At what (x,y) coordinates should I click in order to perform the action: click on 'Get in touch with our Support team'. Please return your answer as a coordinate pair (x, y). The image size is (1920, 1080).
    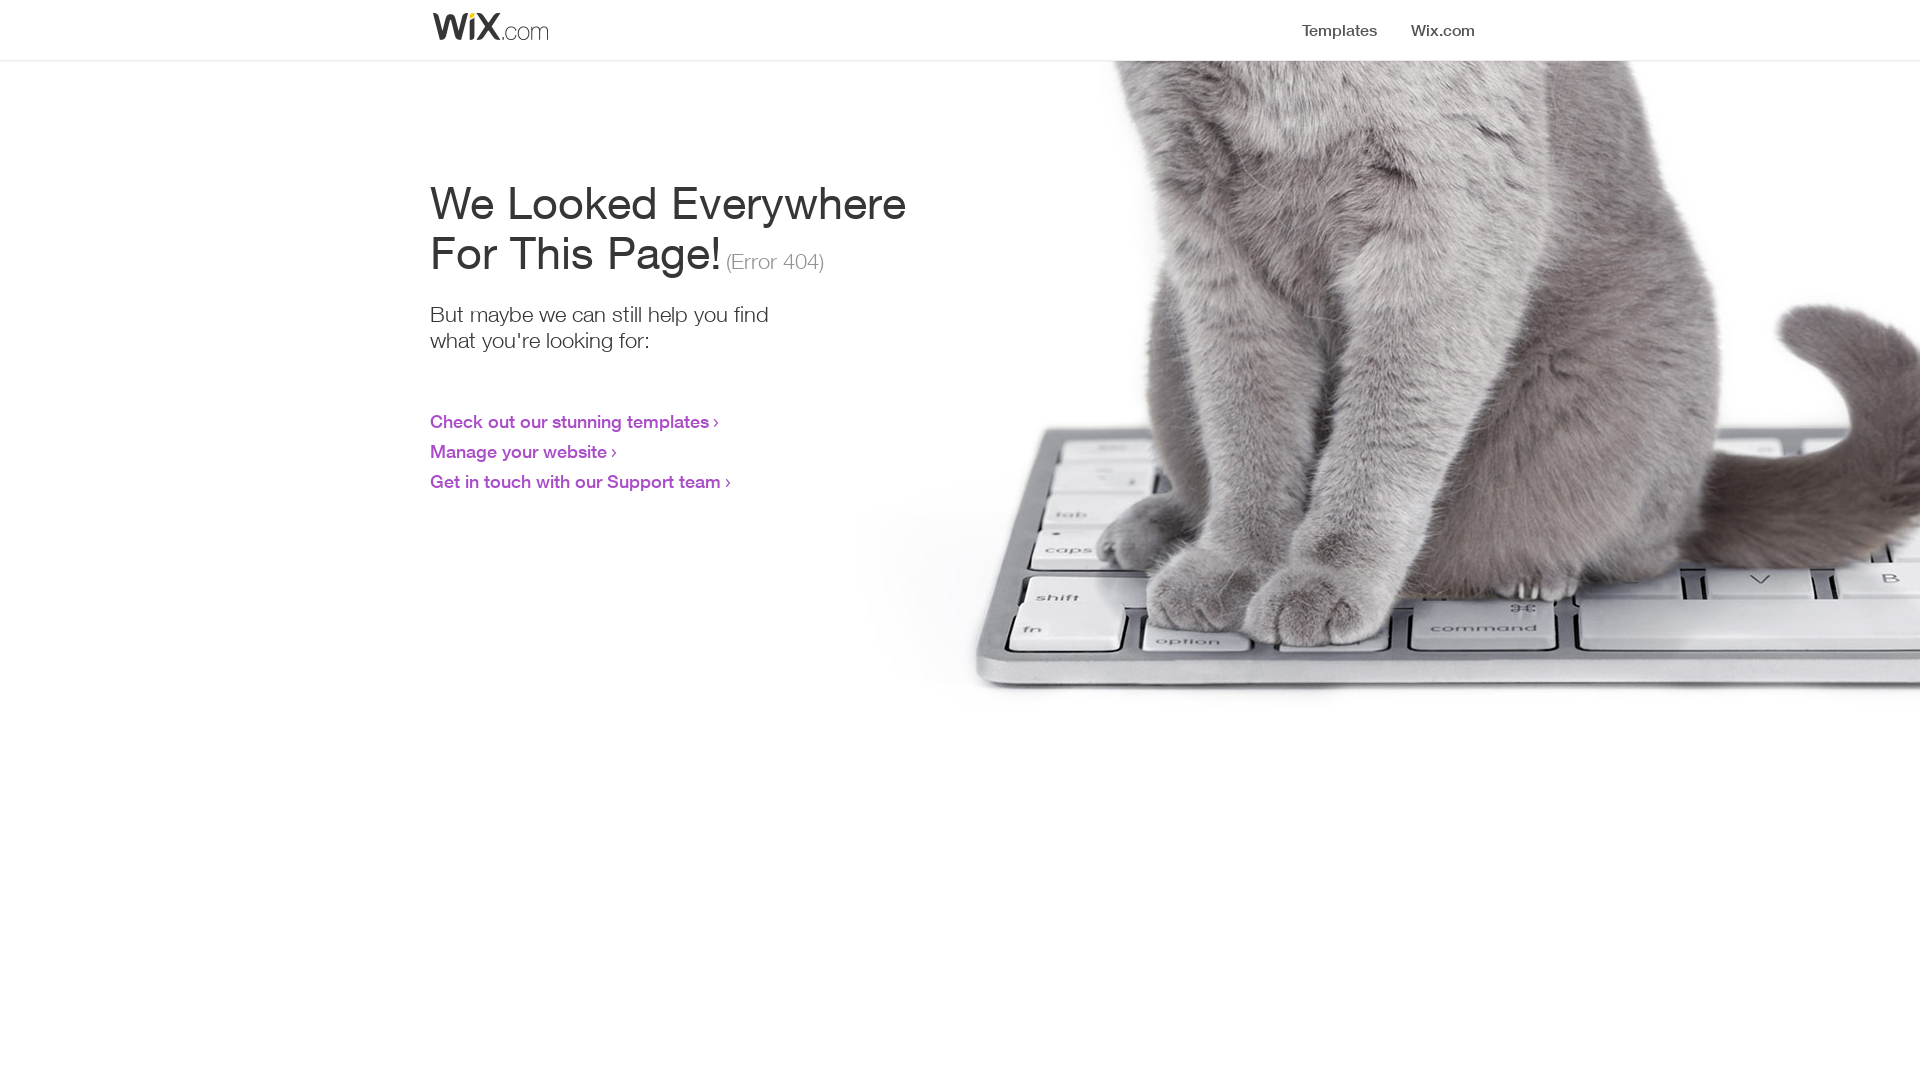
    Looking at the image, I should click on (574, 481).